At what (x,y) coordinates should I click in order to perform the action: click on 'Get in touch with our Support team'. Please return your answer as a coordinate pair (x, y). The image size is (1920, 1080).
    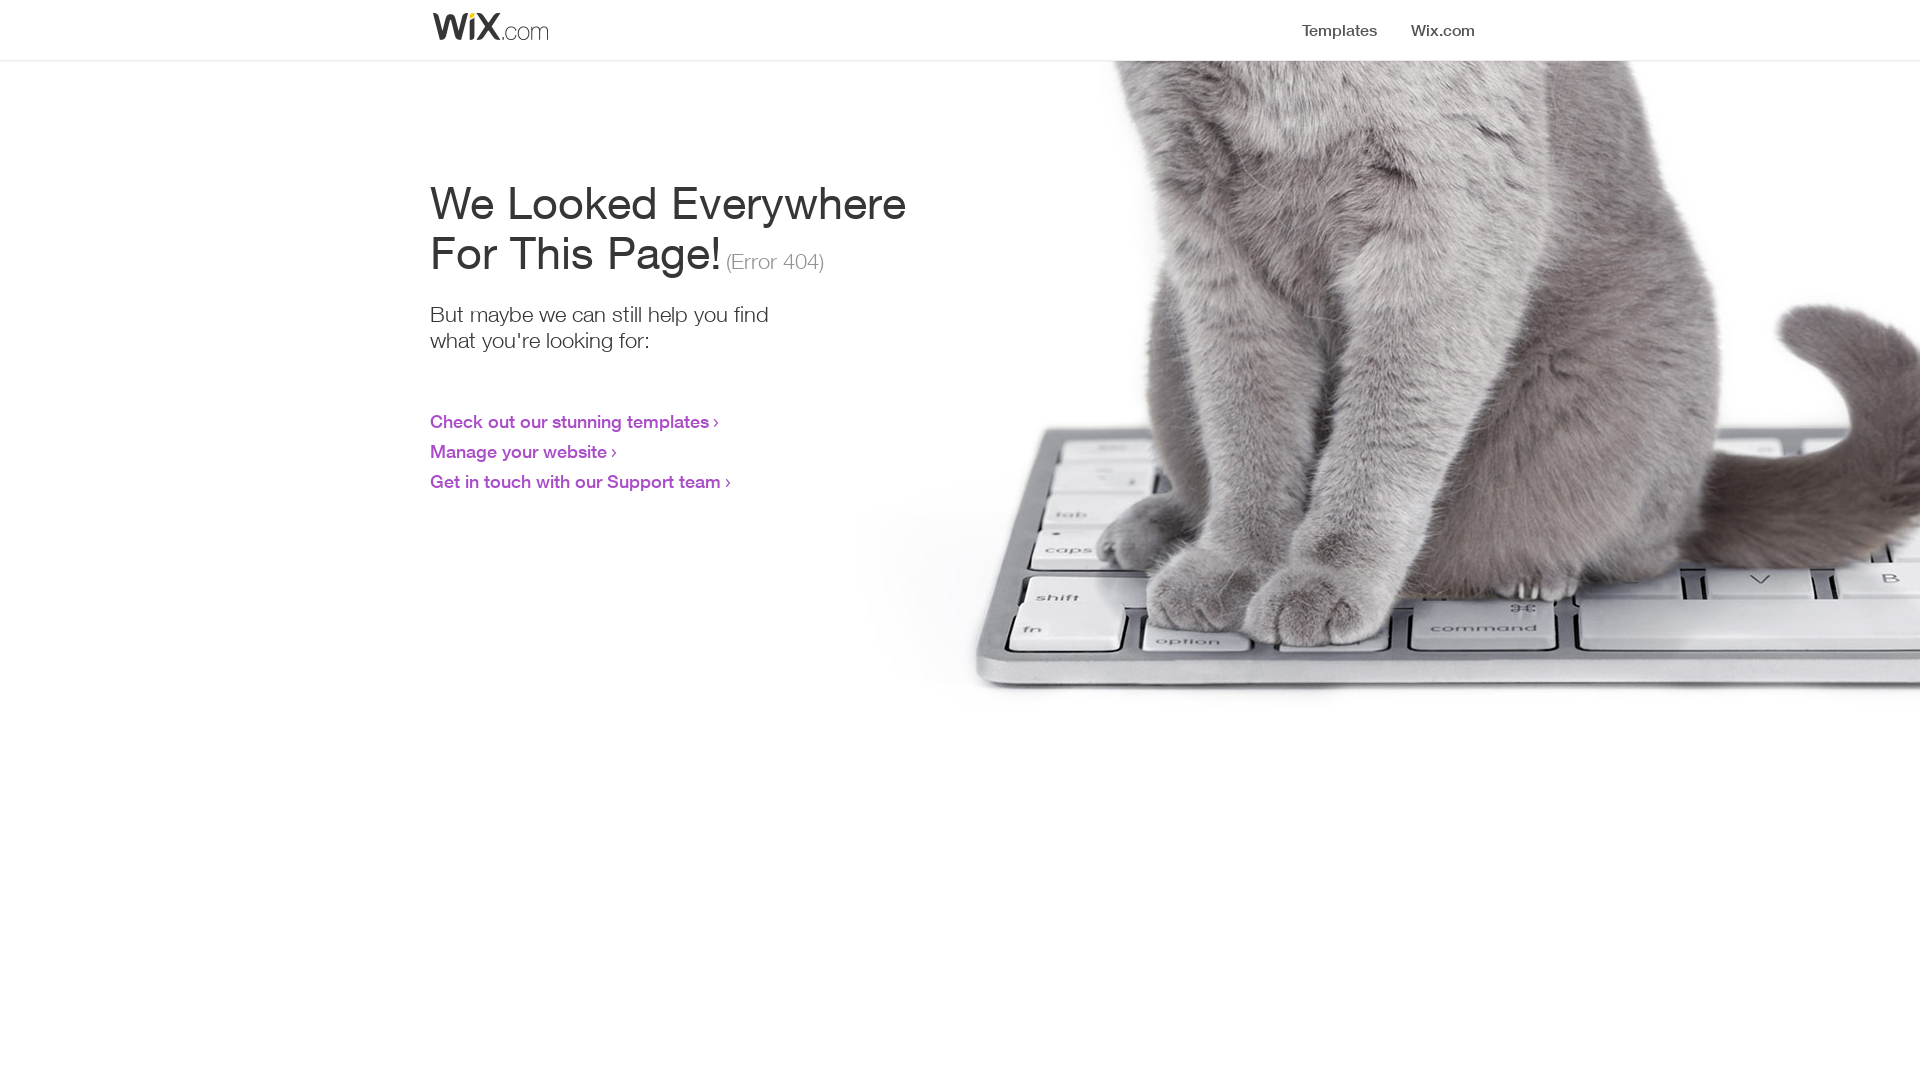
    Looking at the image, I should click on (574, 481).